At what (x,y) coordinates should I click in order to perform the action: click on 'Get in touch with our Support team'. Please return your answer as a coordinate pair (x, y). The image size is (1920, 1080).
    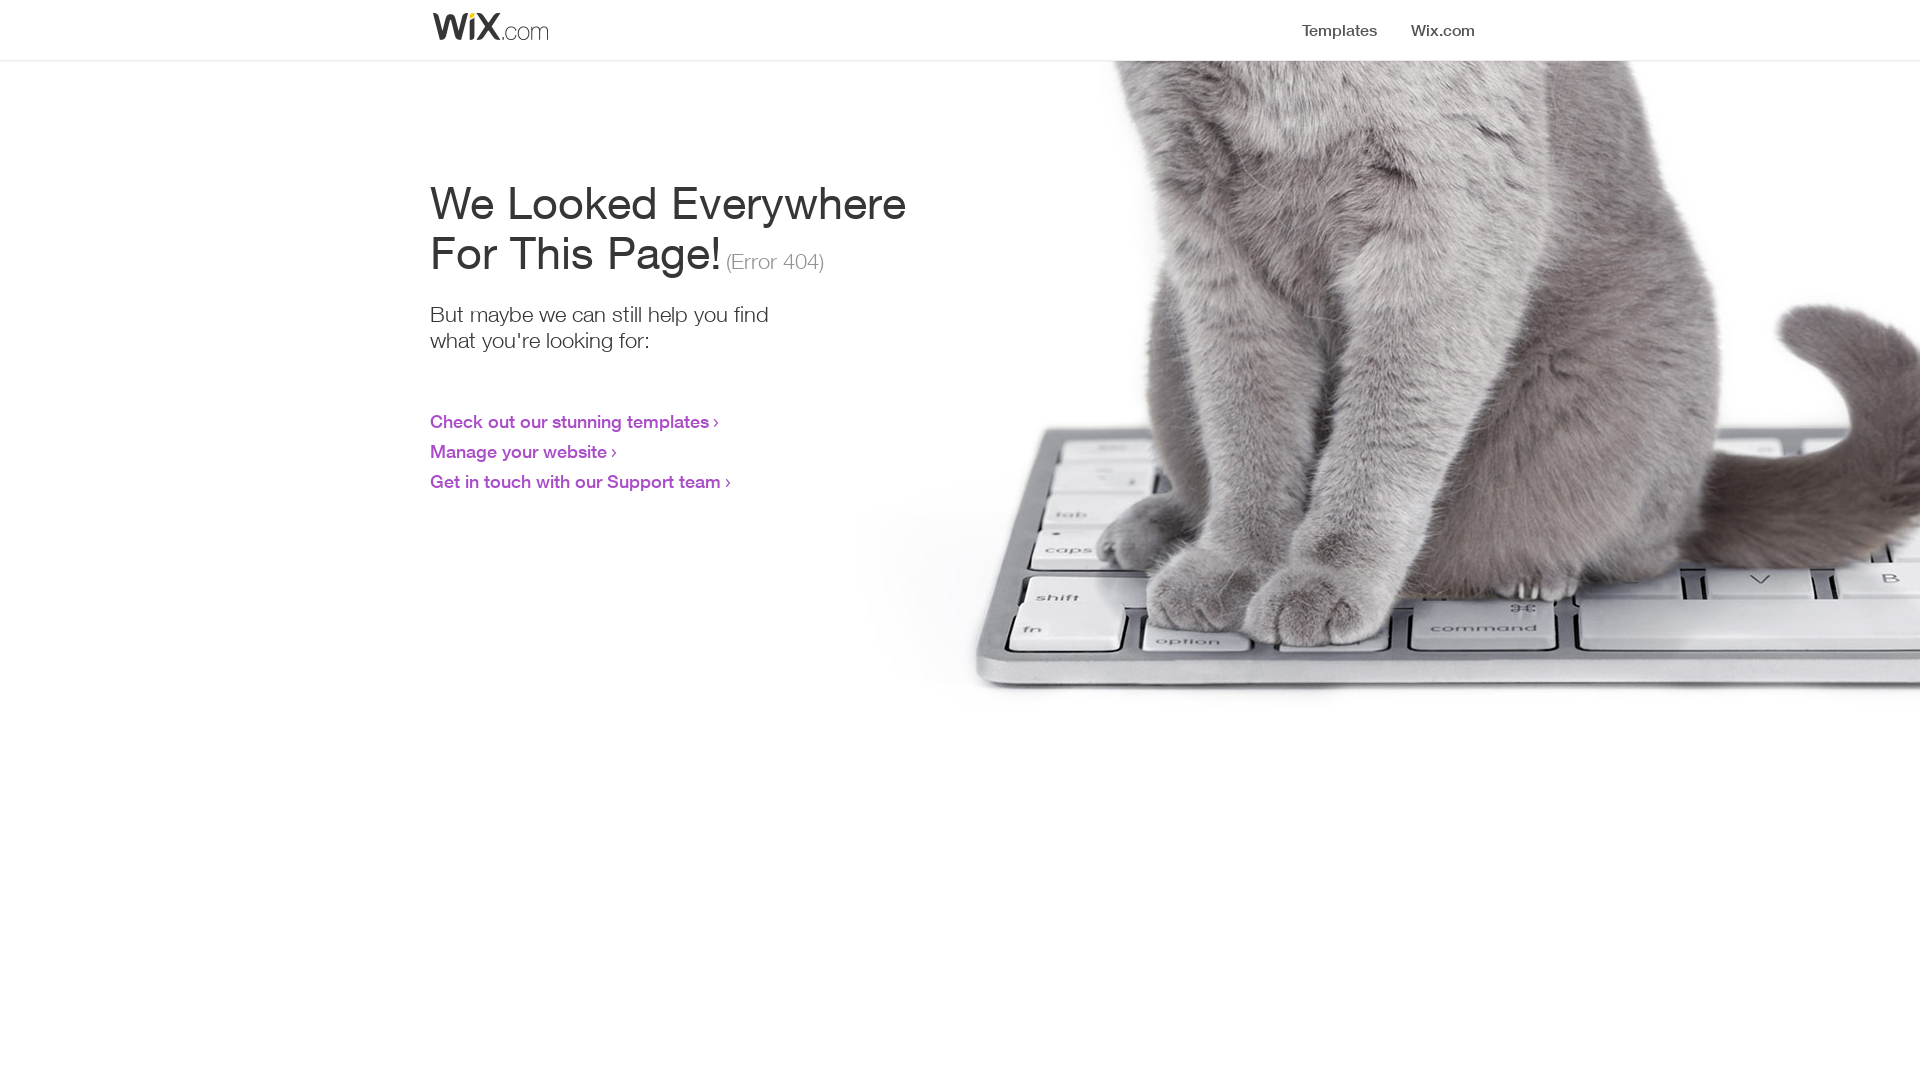
    Looking at the image, I should click on (574, 481).